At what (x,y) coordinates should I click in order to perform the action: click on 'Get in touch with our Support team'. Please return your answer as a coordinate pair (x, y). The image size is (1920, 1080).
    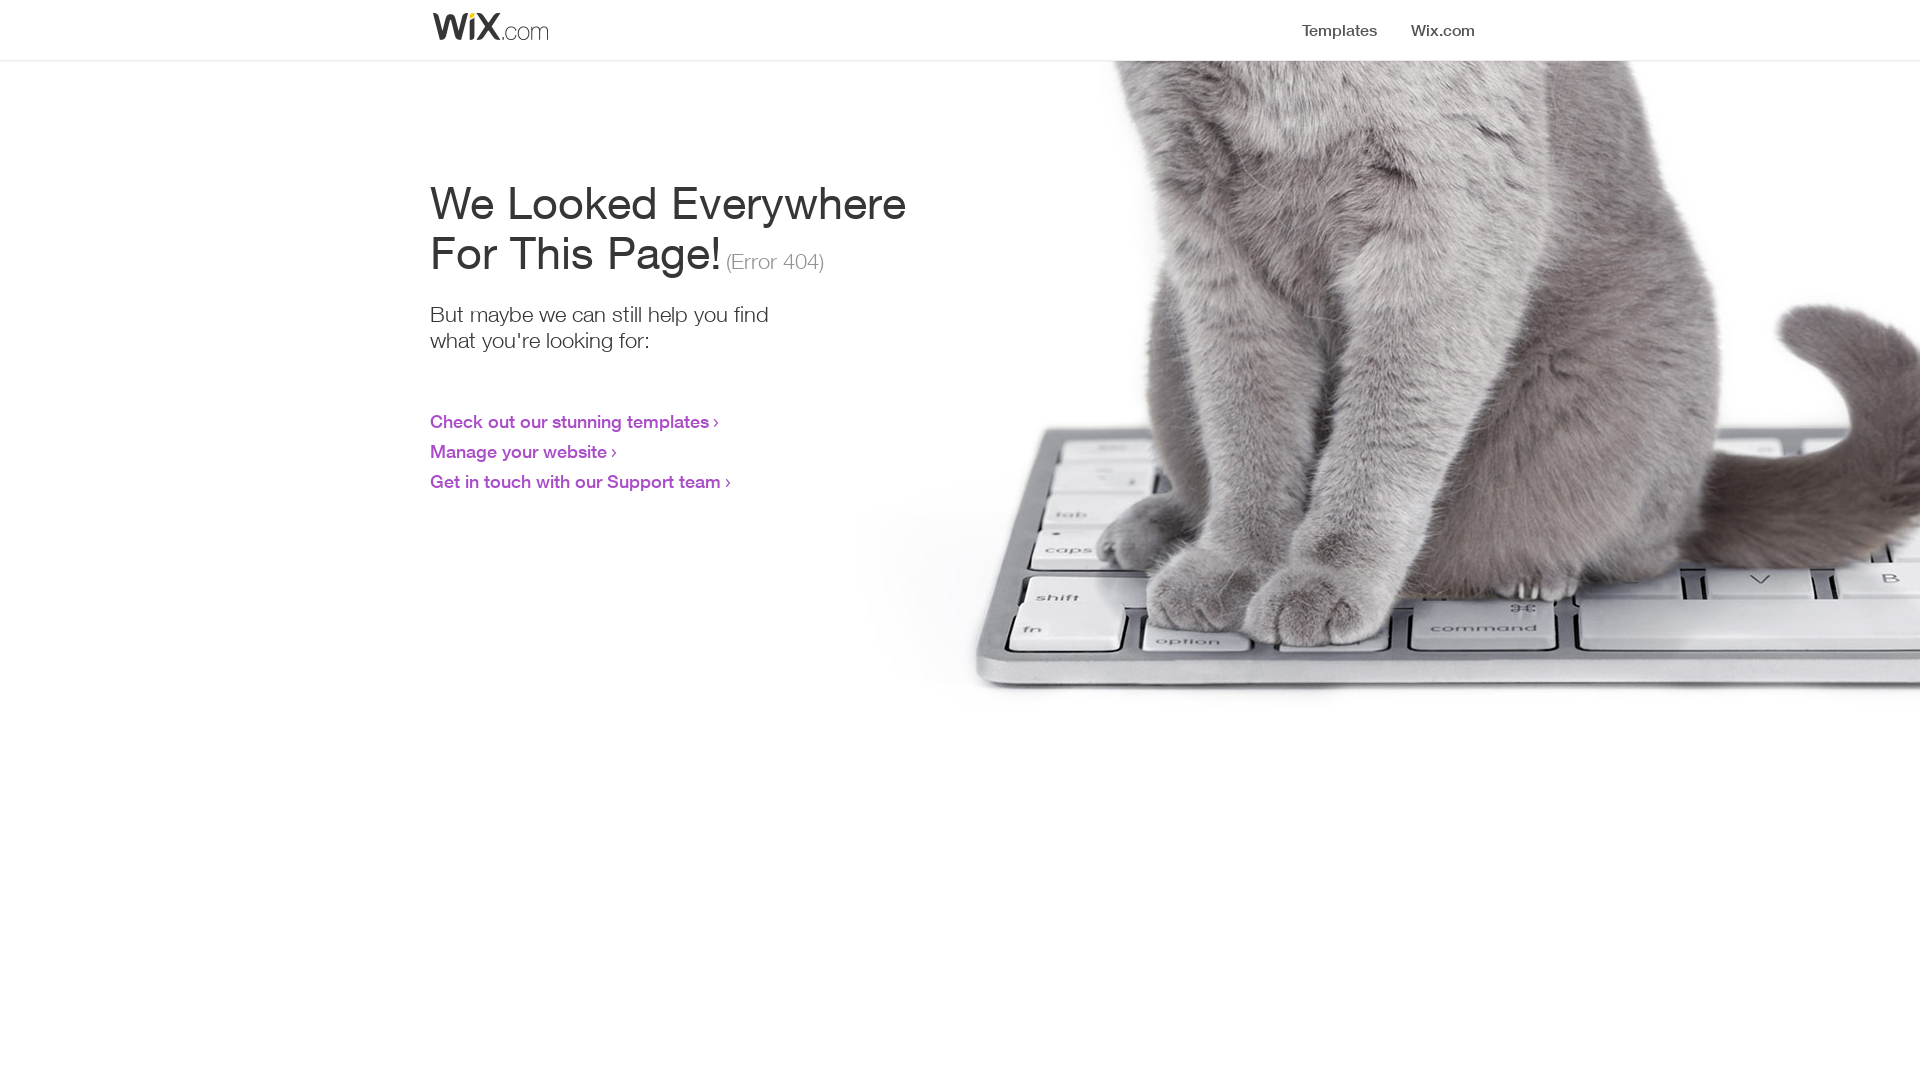
    Looking at the image, I should click on (574, 481).